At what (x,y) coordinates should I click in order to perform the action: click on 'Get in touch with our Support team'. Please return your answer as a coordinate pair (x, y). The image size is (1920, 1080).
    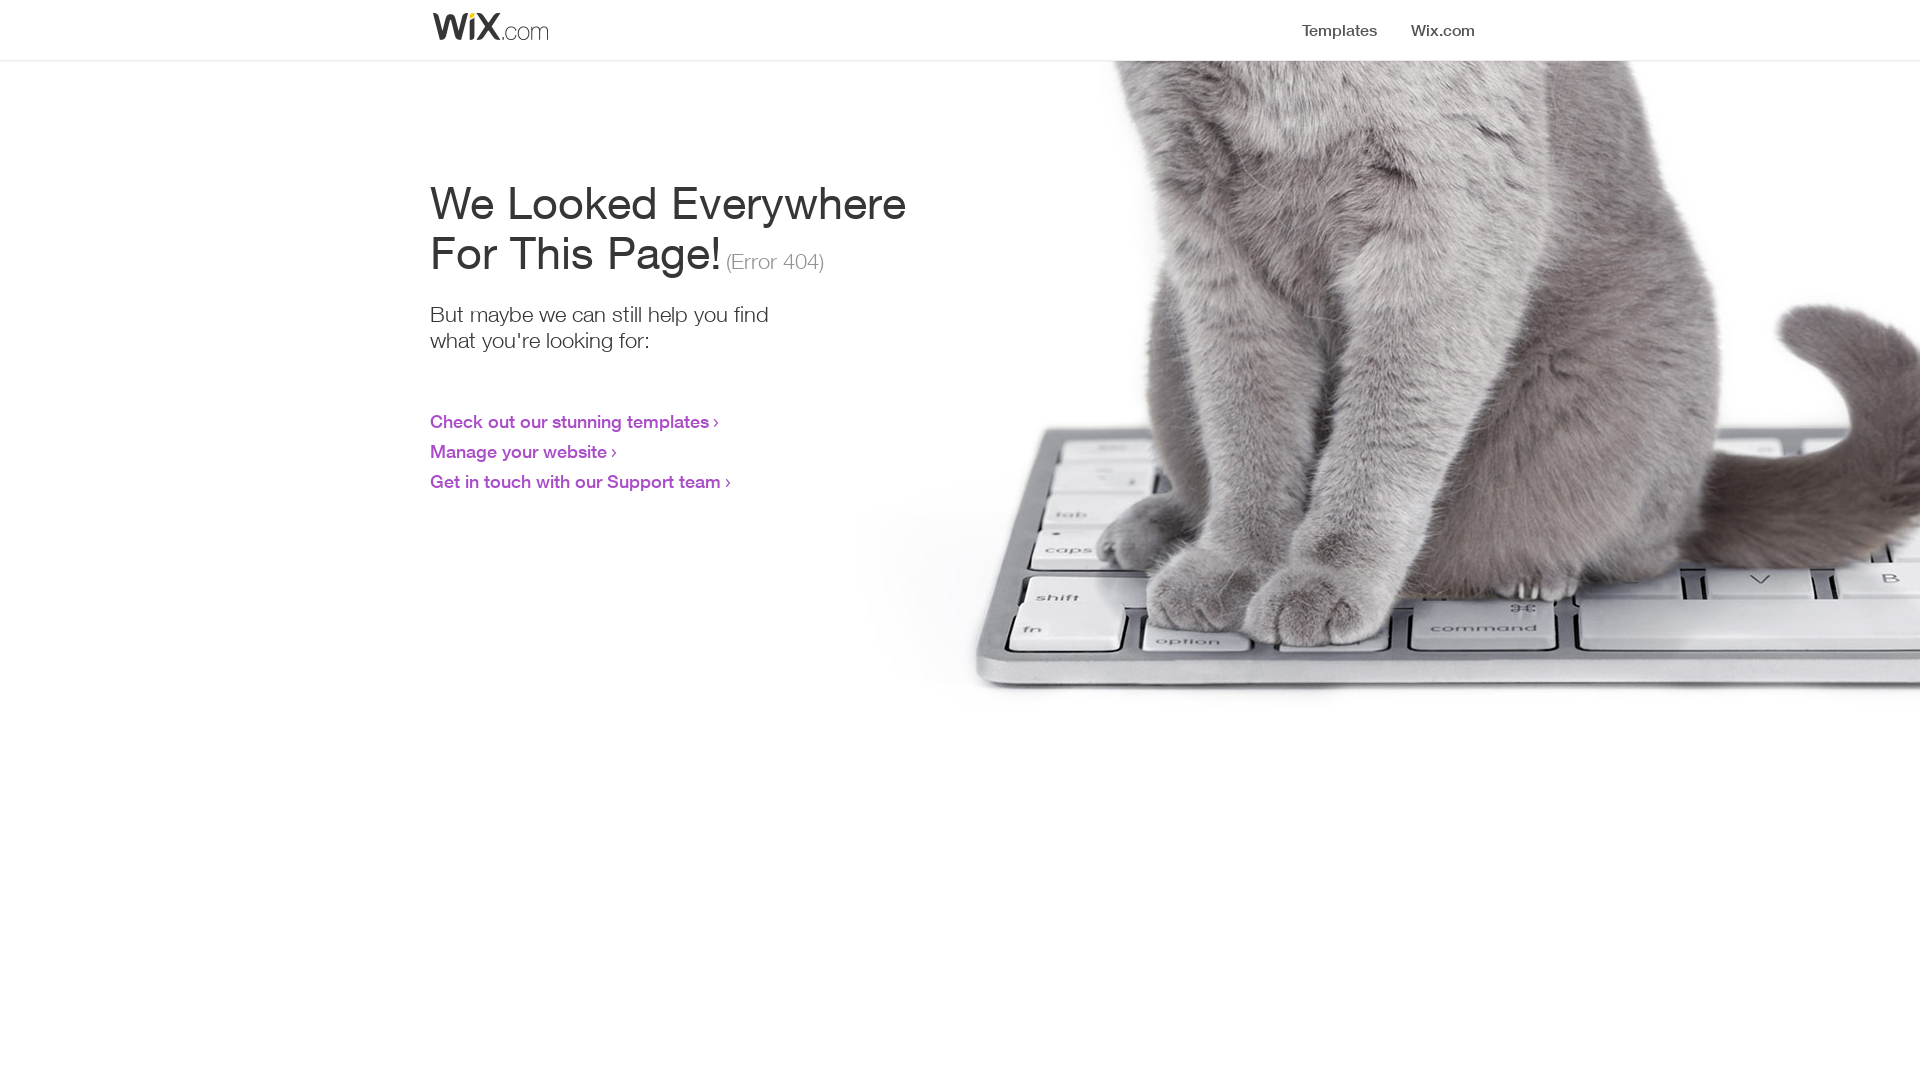
    Looking at the image, I should click on (574, 481).